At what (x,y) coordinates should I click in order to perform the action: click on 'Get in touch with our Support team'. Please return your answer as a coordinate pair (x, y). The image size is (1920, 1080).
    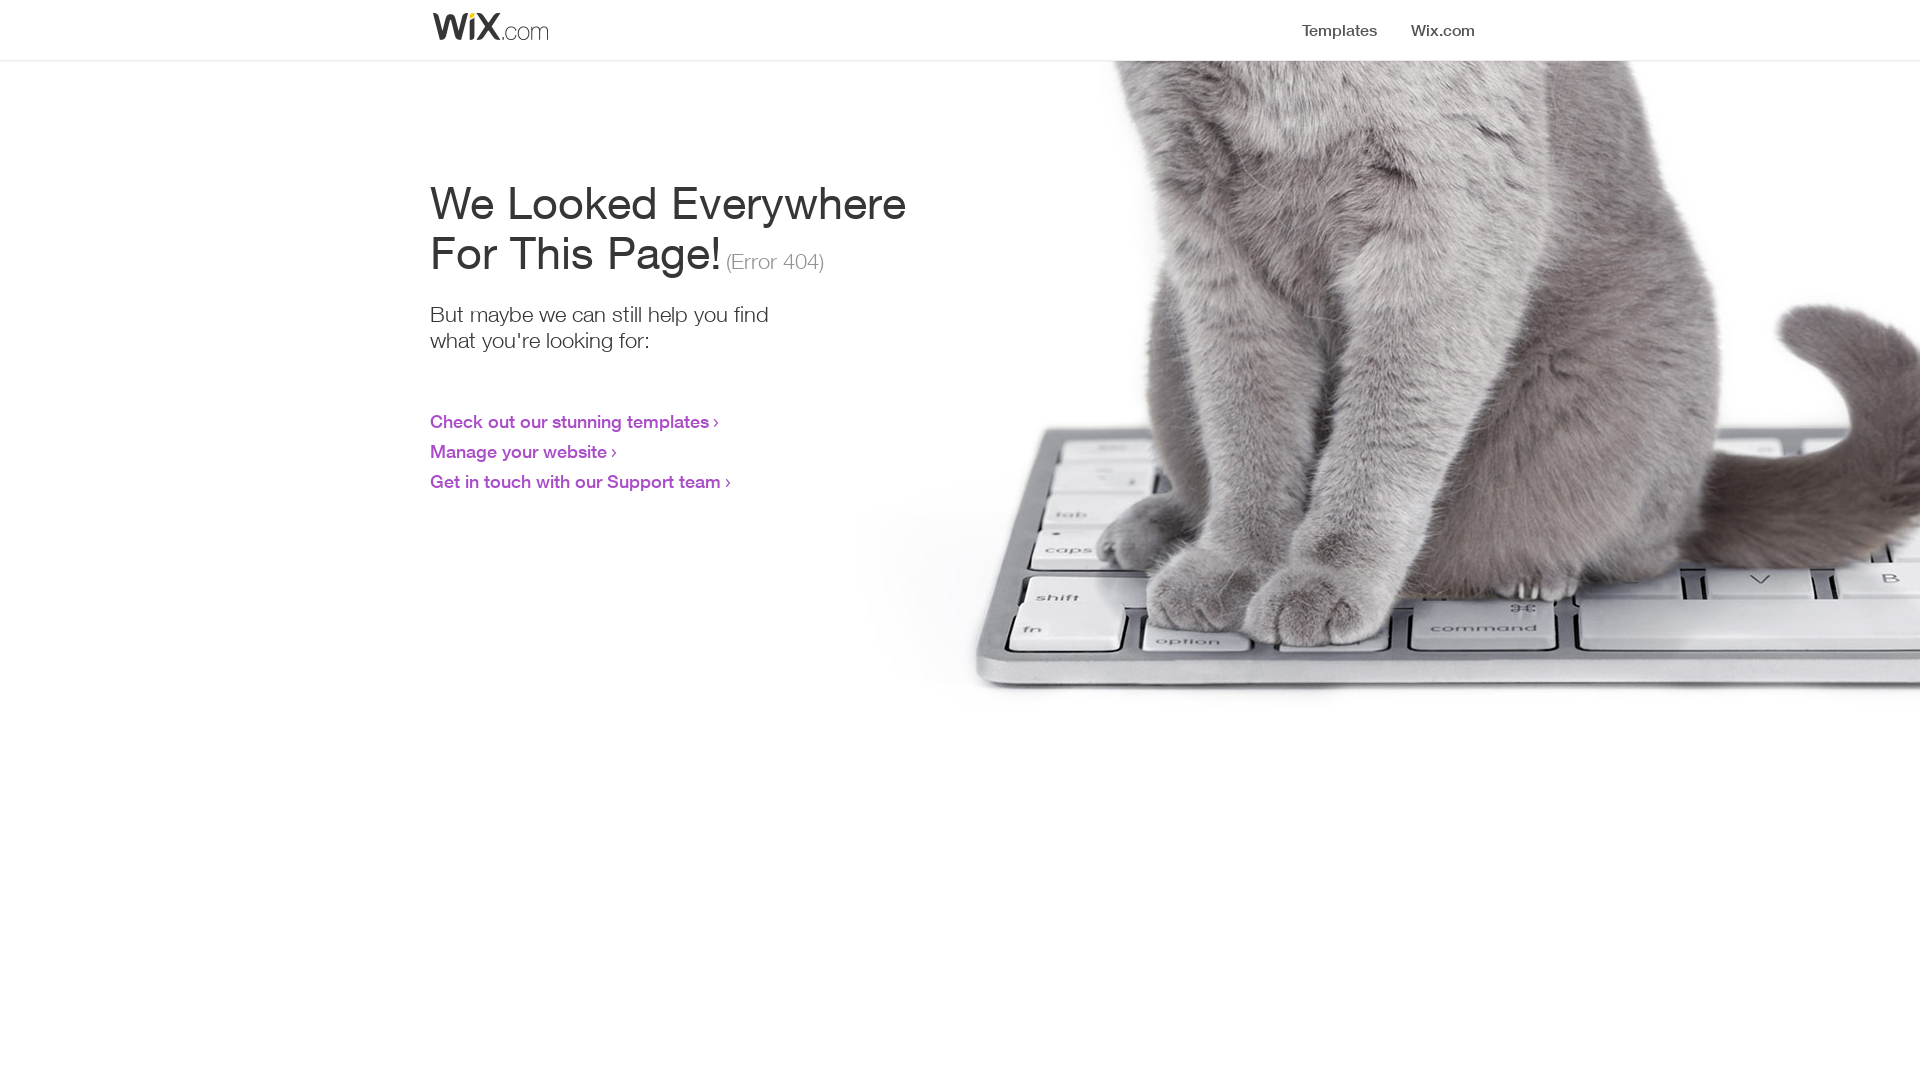
    Looking at the image, I should click on (574, 481).